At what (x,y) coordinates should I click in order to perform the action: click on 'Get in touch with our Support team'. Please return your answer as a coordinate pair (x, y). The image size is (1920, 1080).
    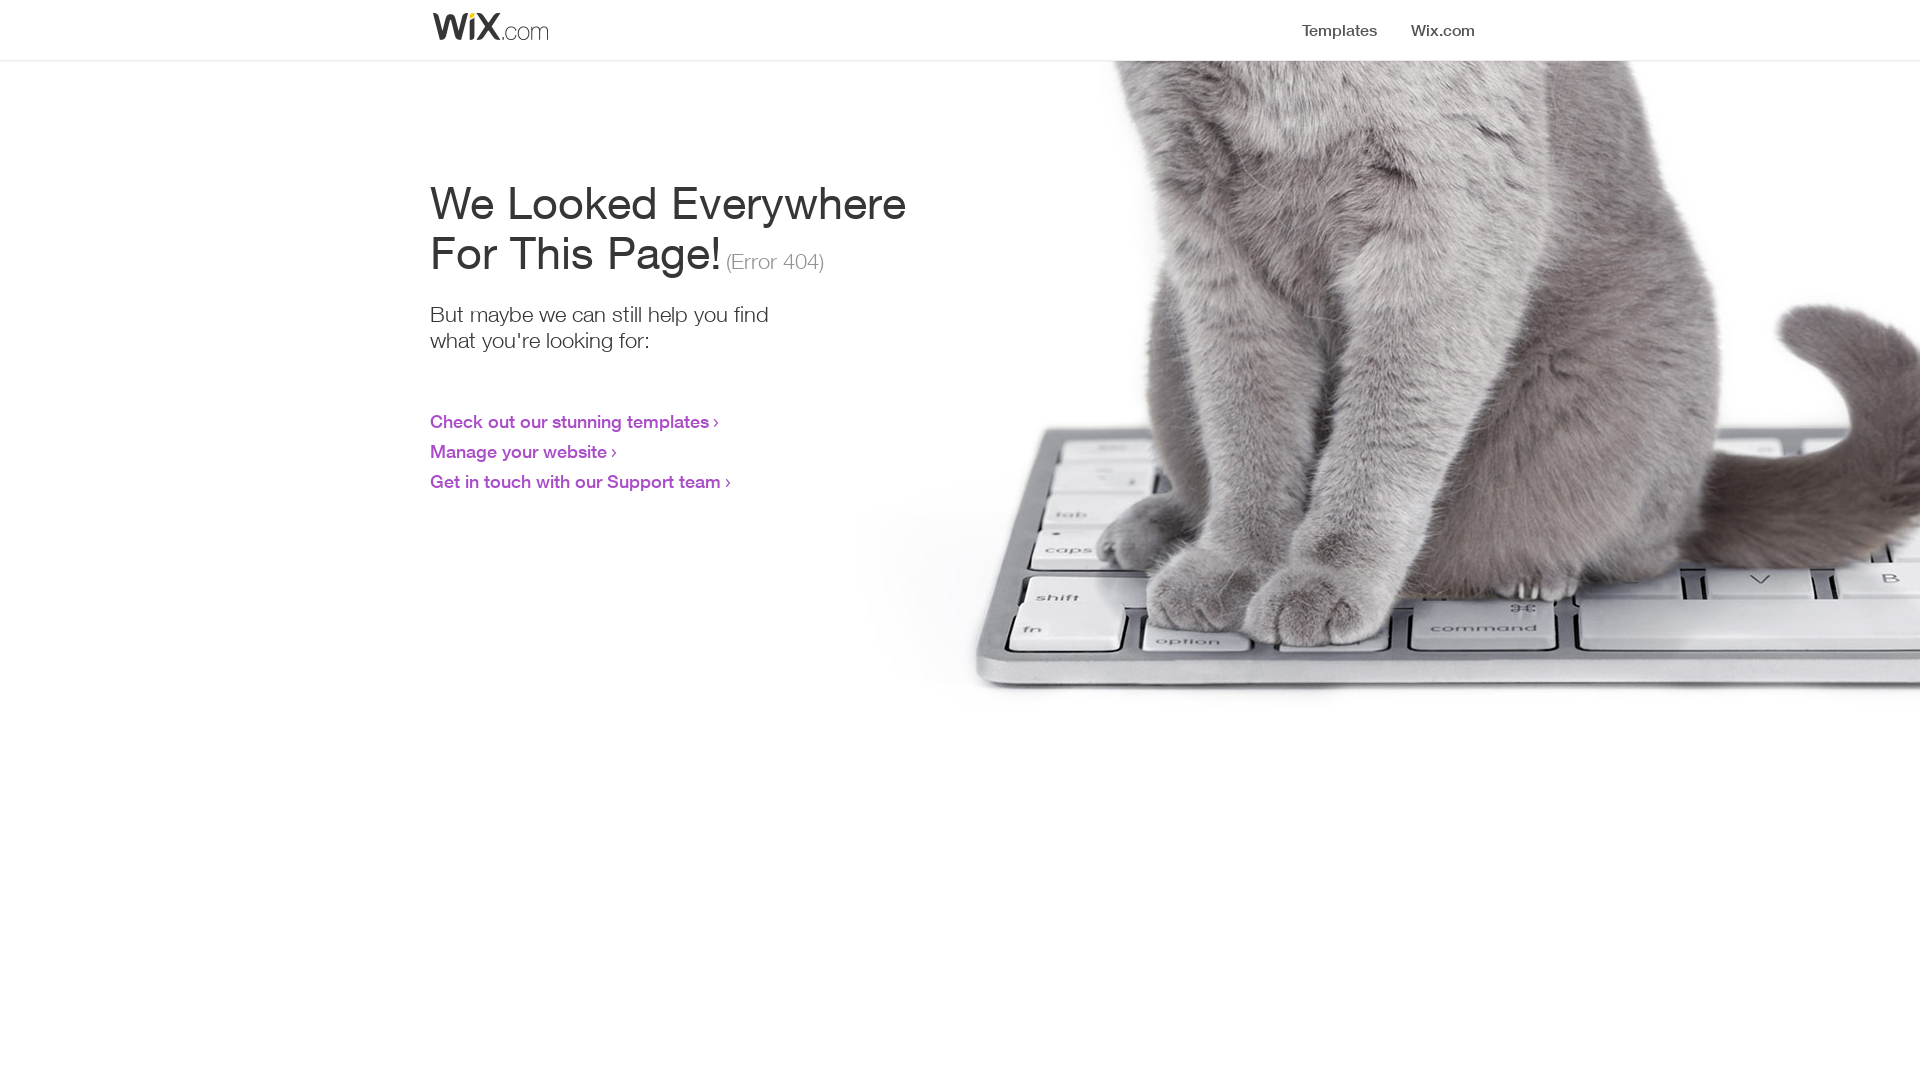
    Looking at the image, I should click on (574, 481).